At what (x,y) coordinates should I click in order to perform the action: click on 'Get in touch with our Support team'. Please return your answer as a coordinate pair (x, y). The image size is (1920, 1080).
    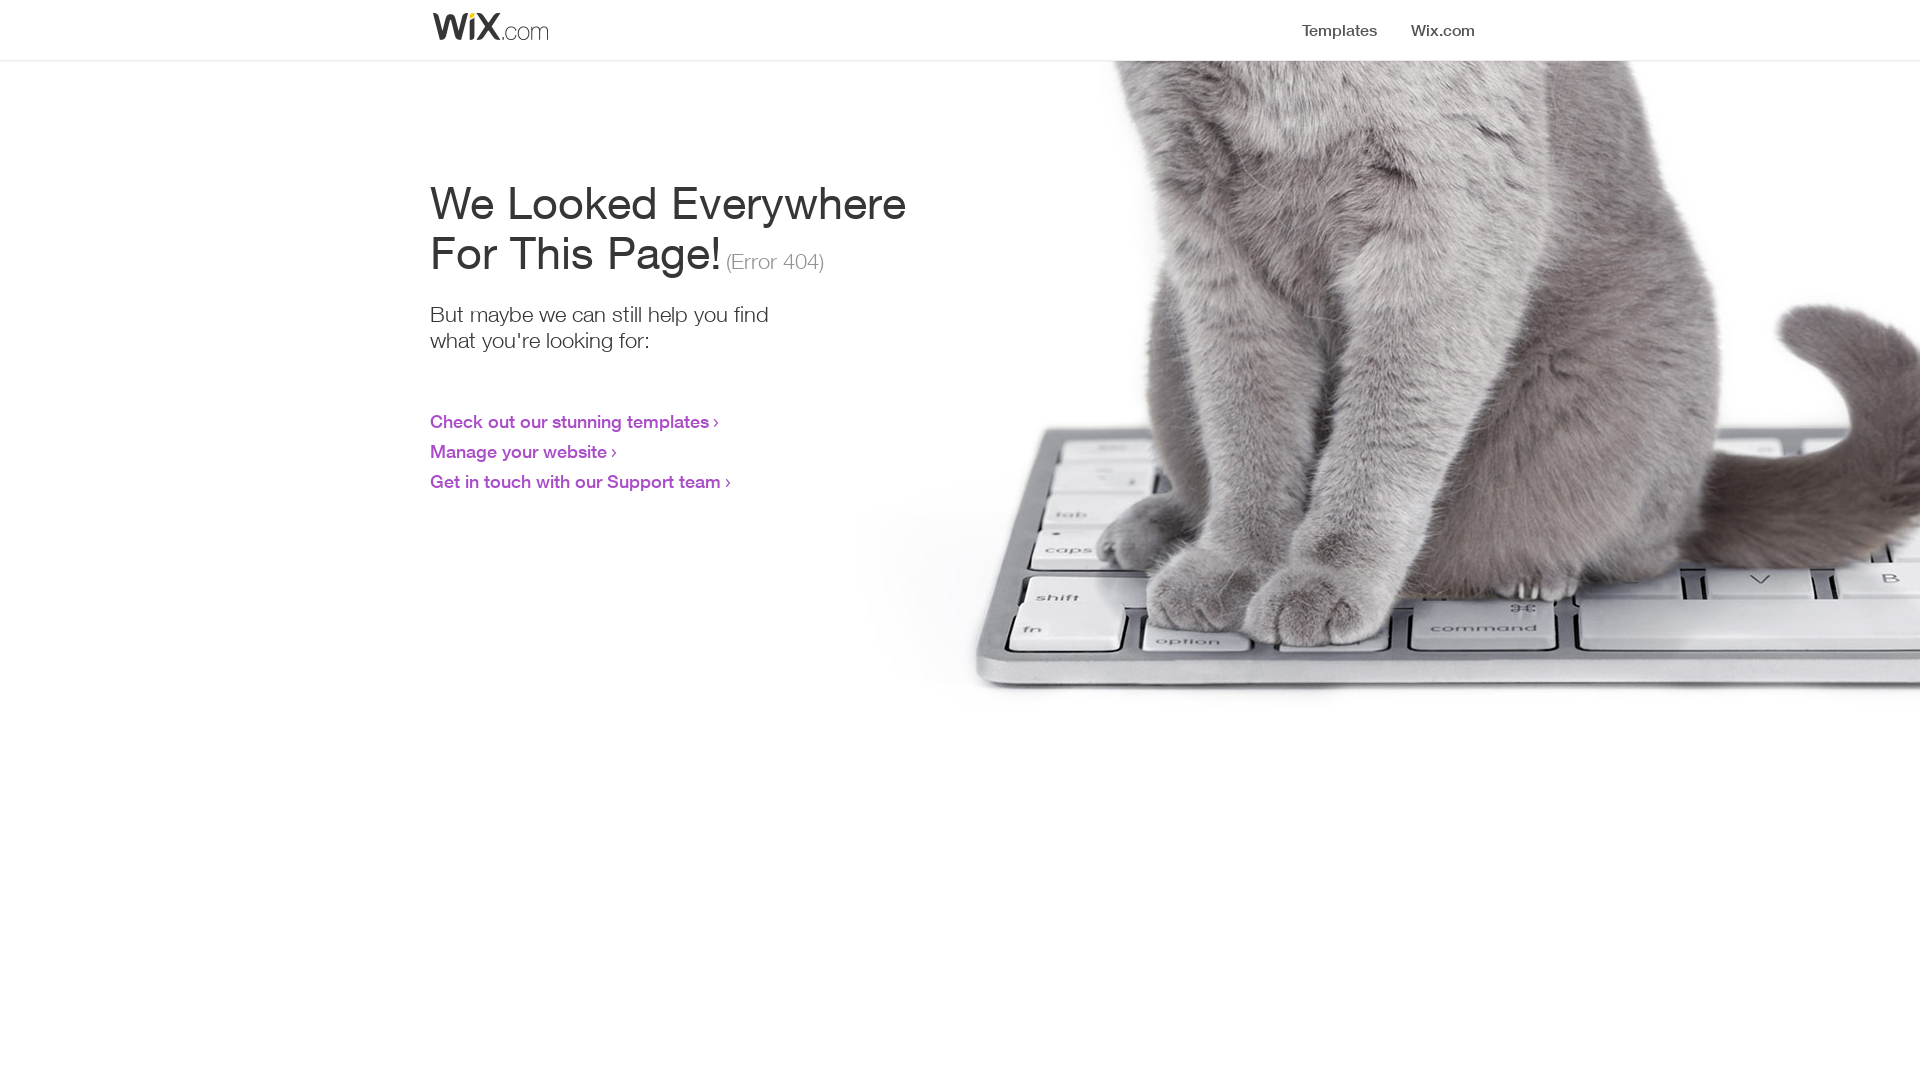
    Looking at the image, I should click on (574, 481).